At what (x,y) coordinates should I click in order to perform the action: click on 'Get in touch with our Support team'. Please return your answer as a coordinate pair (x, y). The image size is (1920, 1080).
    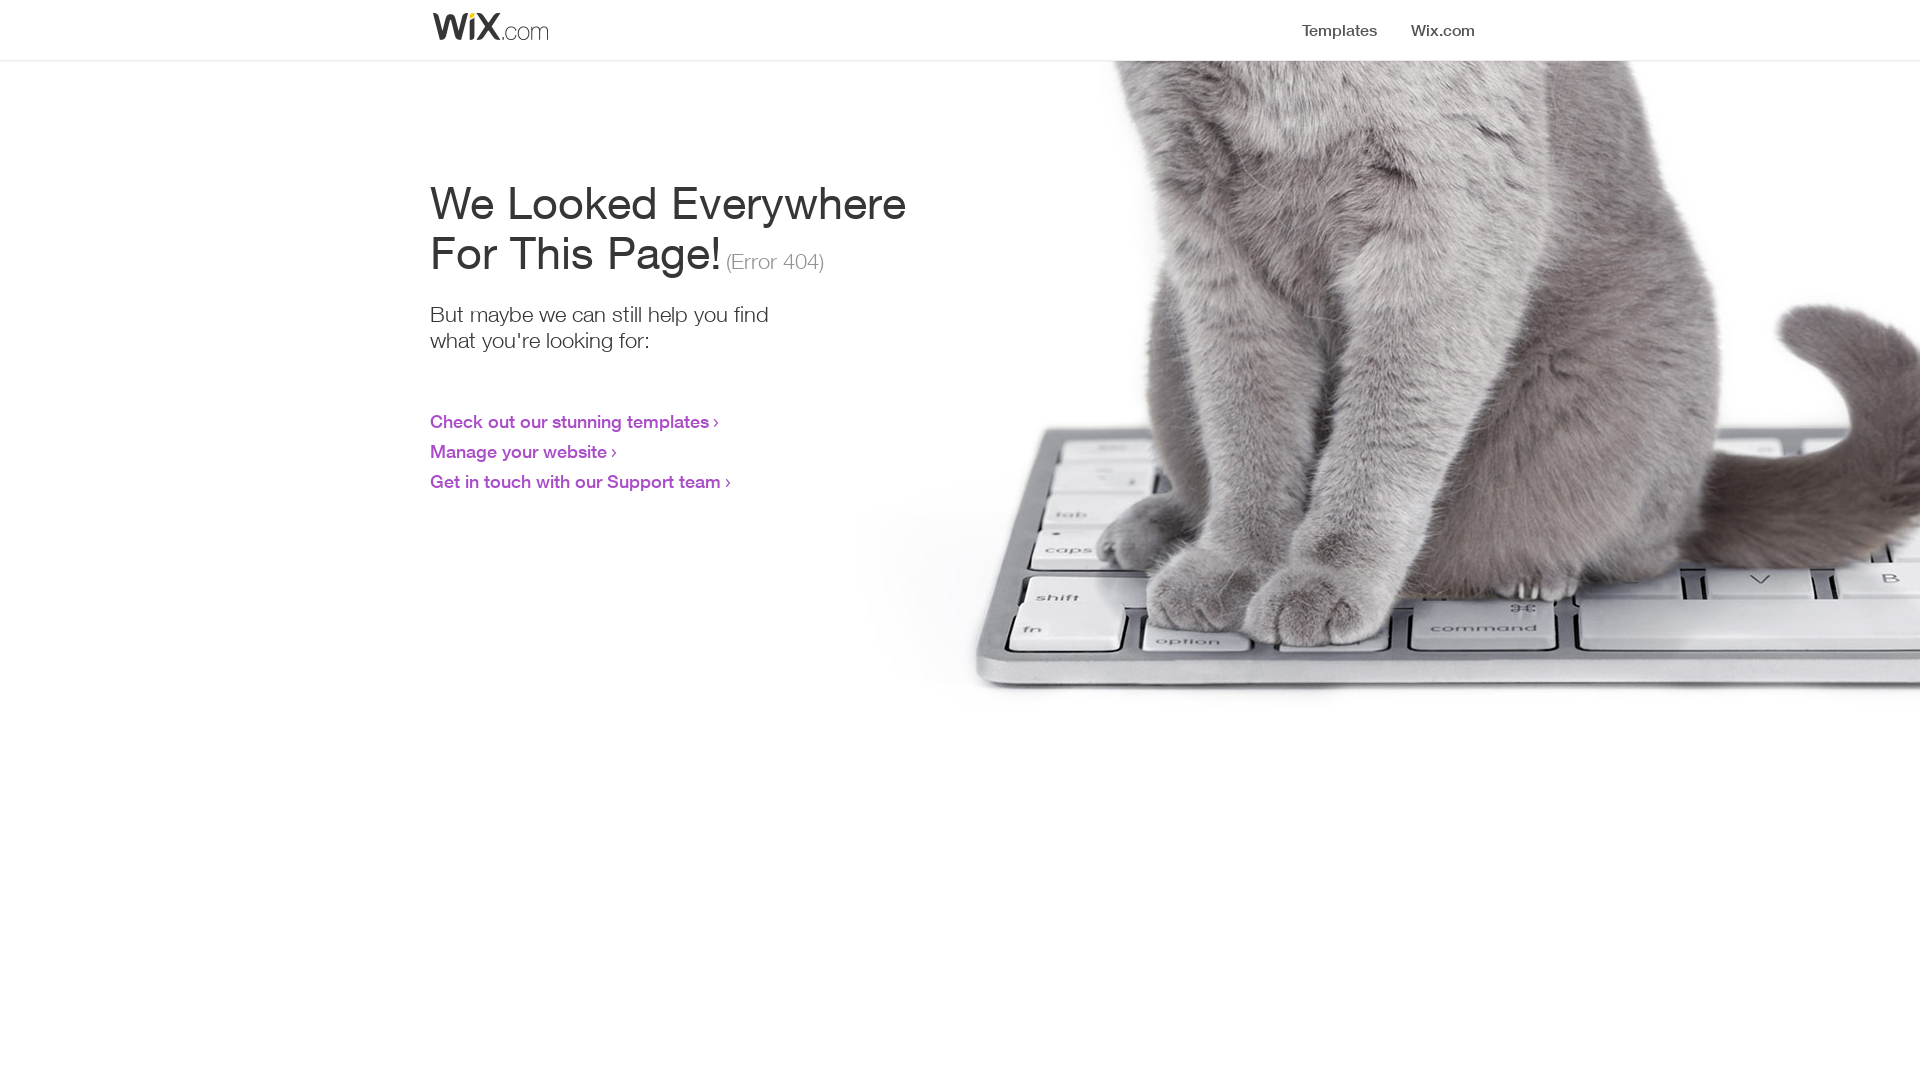
    Looking at the image, I should click on (574, 481).